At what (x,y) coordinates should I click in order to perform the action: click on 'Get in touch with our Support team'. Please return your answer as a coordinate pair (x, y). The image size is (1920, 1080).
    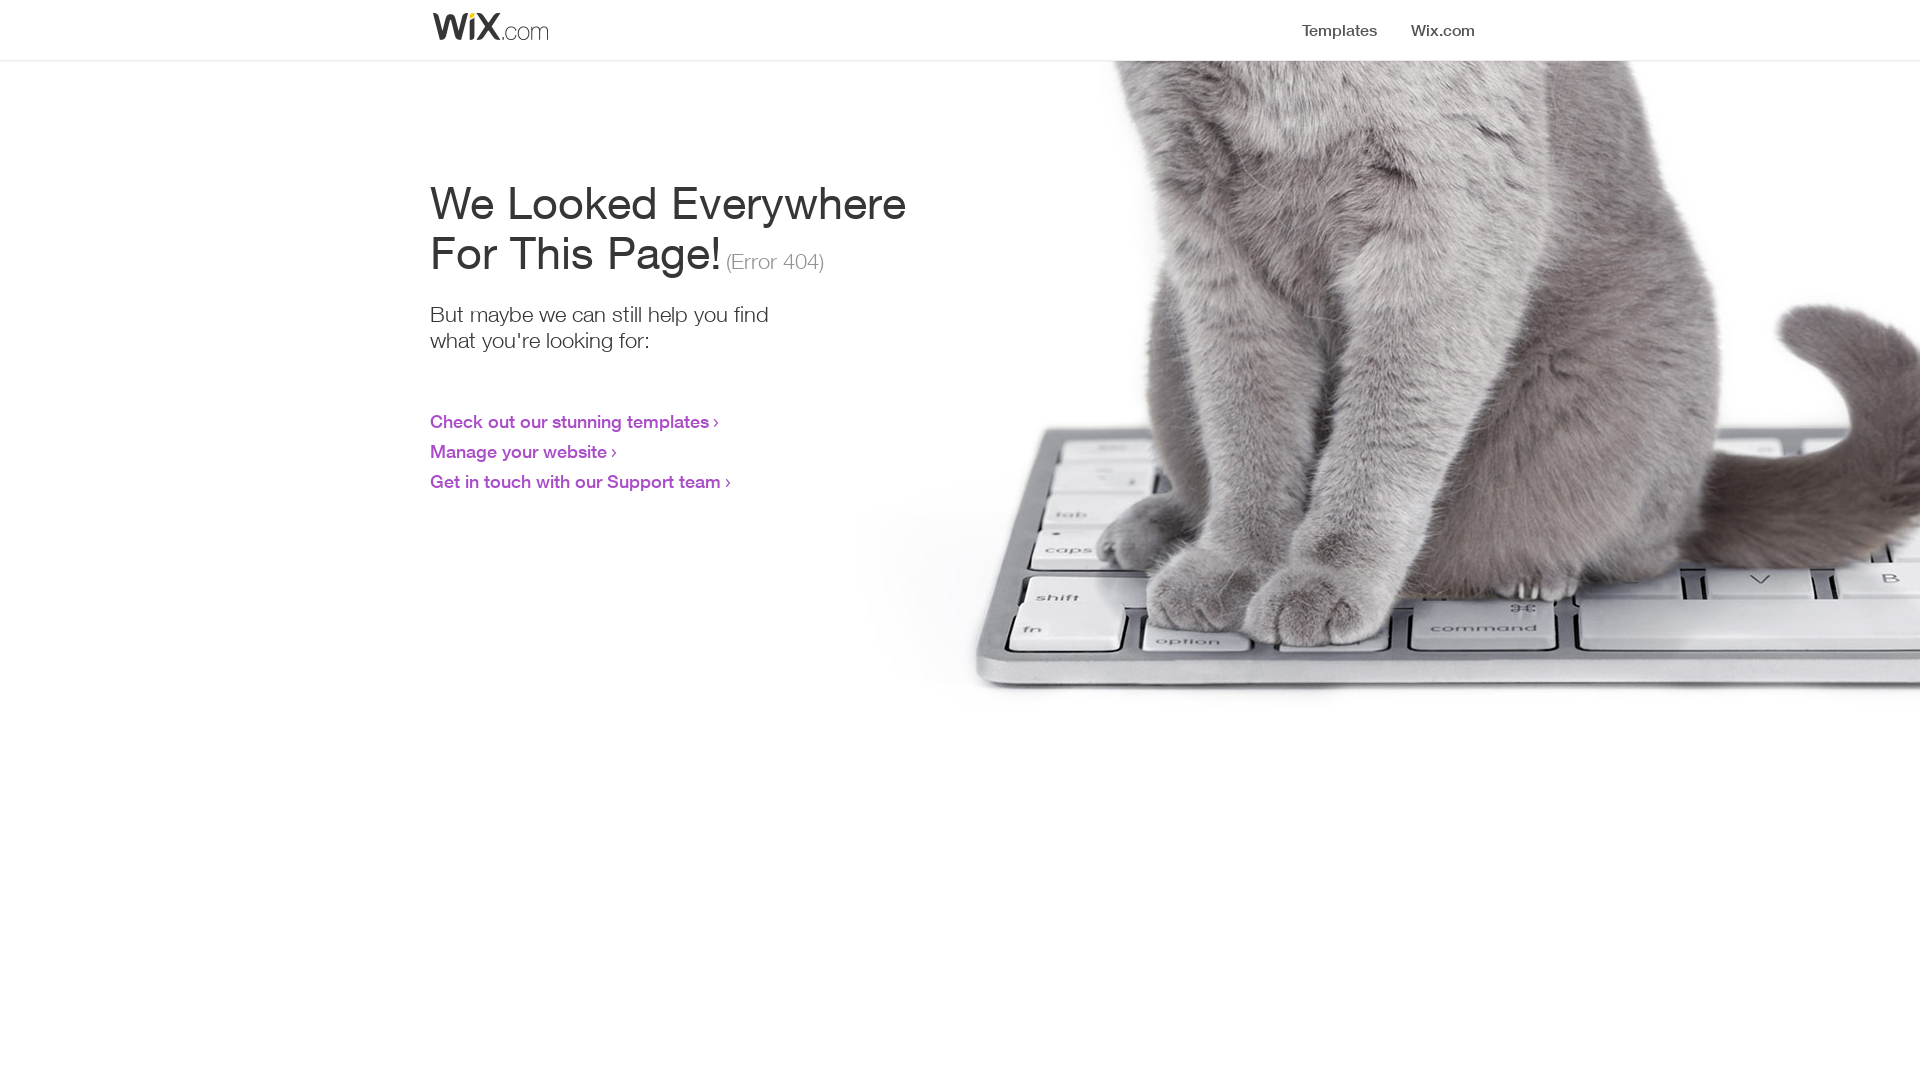
    Looking at the image, I should click on (574, 481).